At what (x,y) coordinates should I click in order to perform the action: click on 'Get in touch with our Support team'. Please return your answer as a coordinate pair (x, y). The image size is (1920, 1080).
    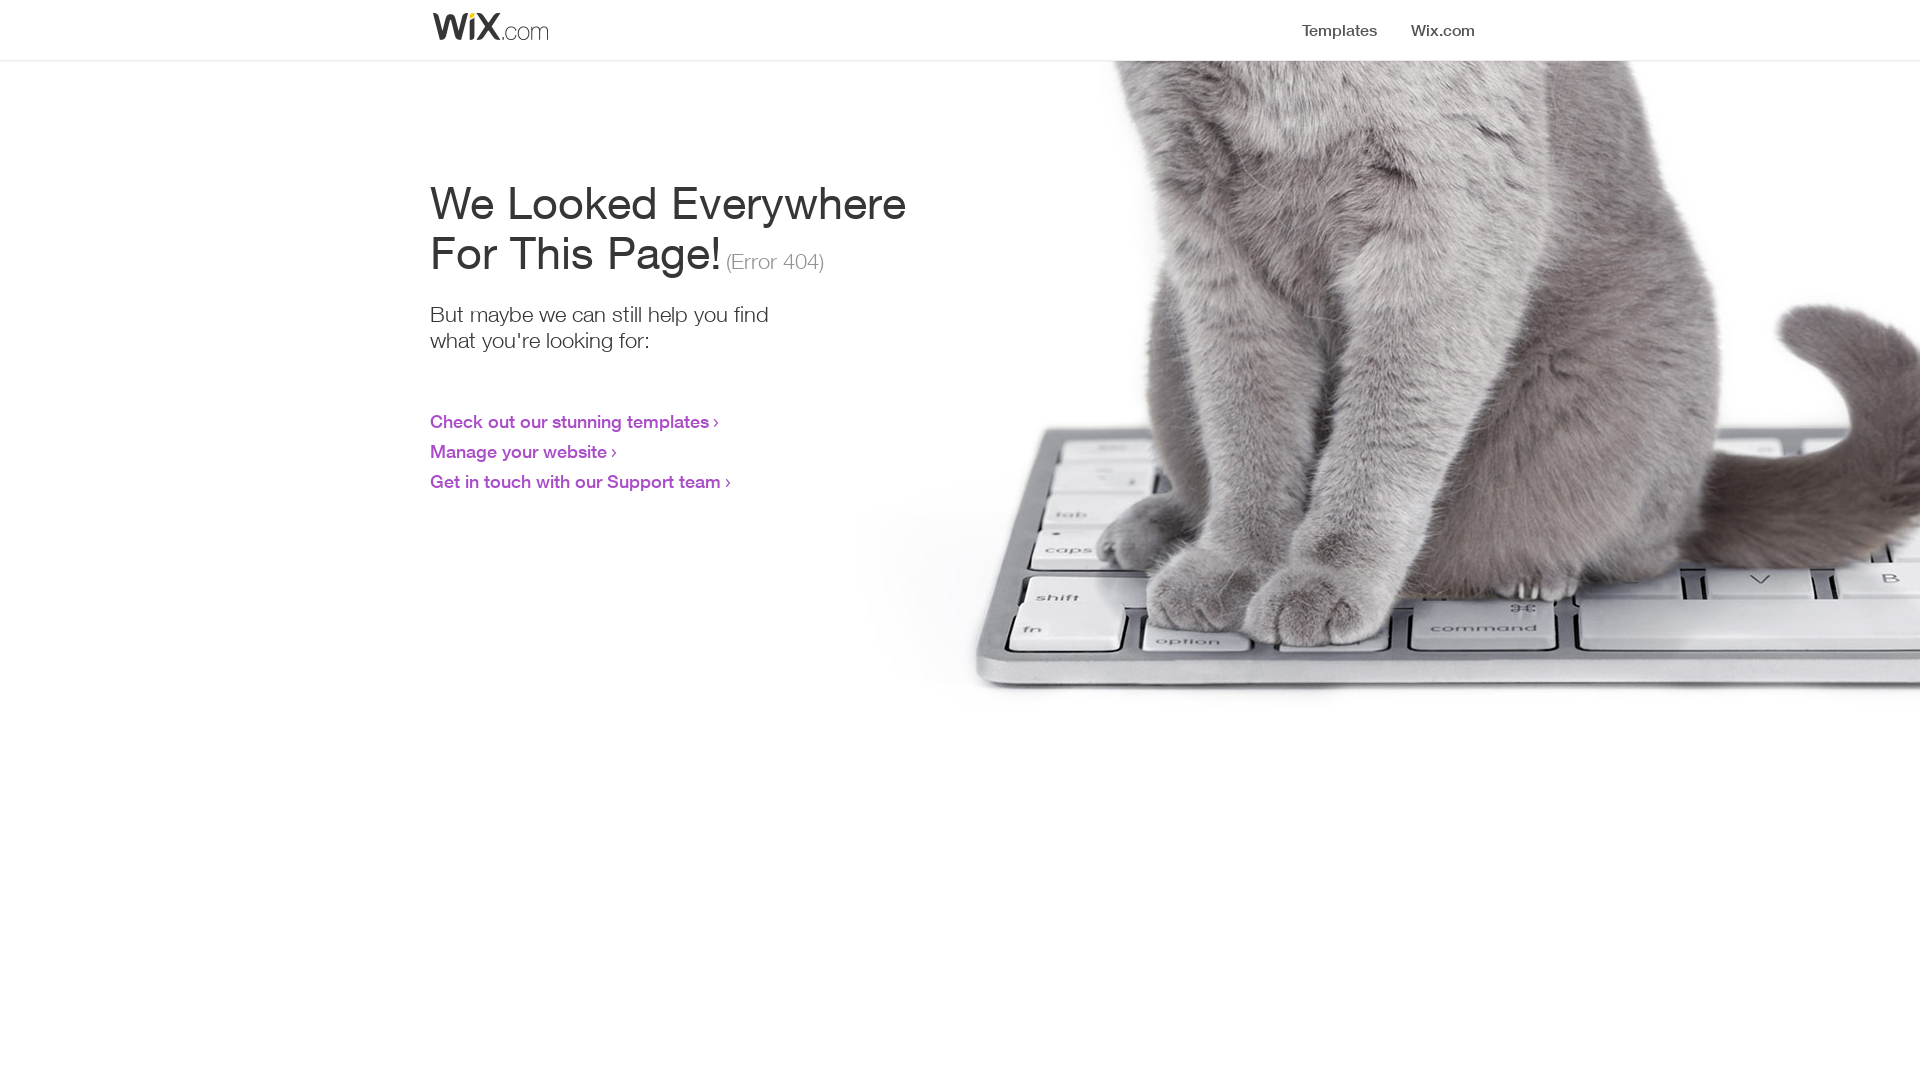
    Looking at the image, I should click on (574, 481).